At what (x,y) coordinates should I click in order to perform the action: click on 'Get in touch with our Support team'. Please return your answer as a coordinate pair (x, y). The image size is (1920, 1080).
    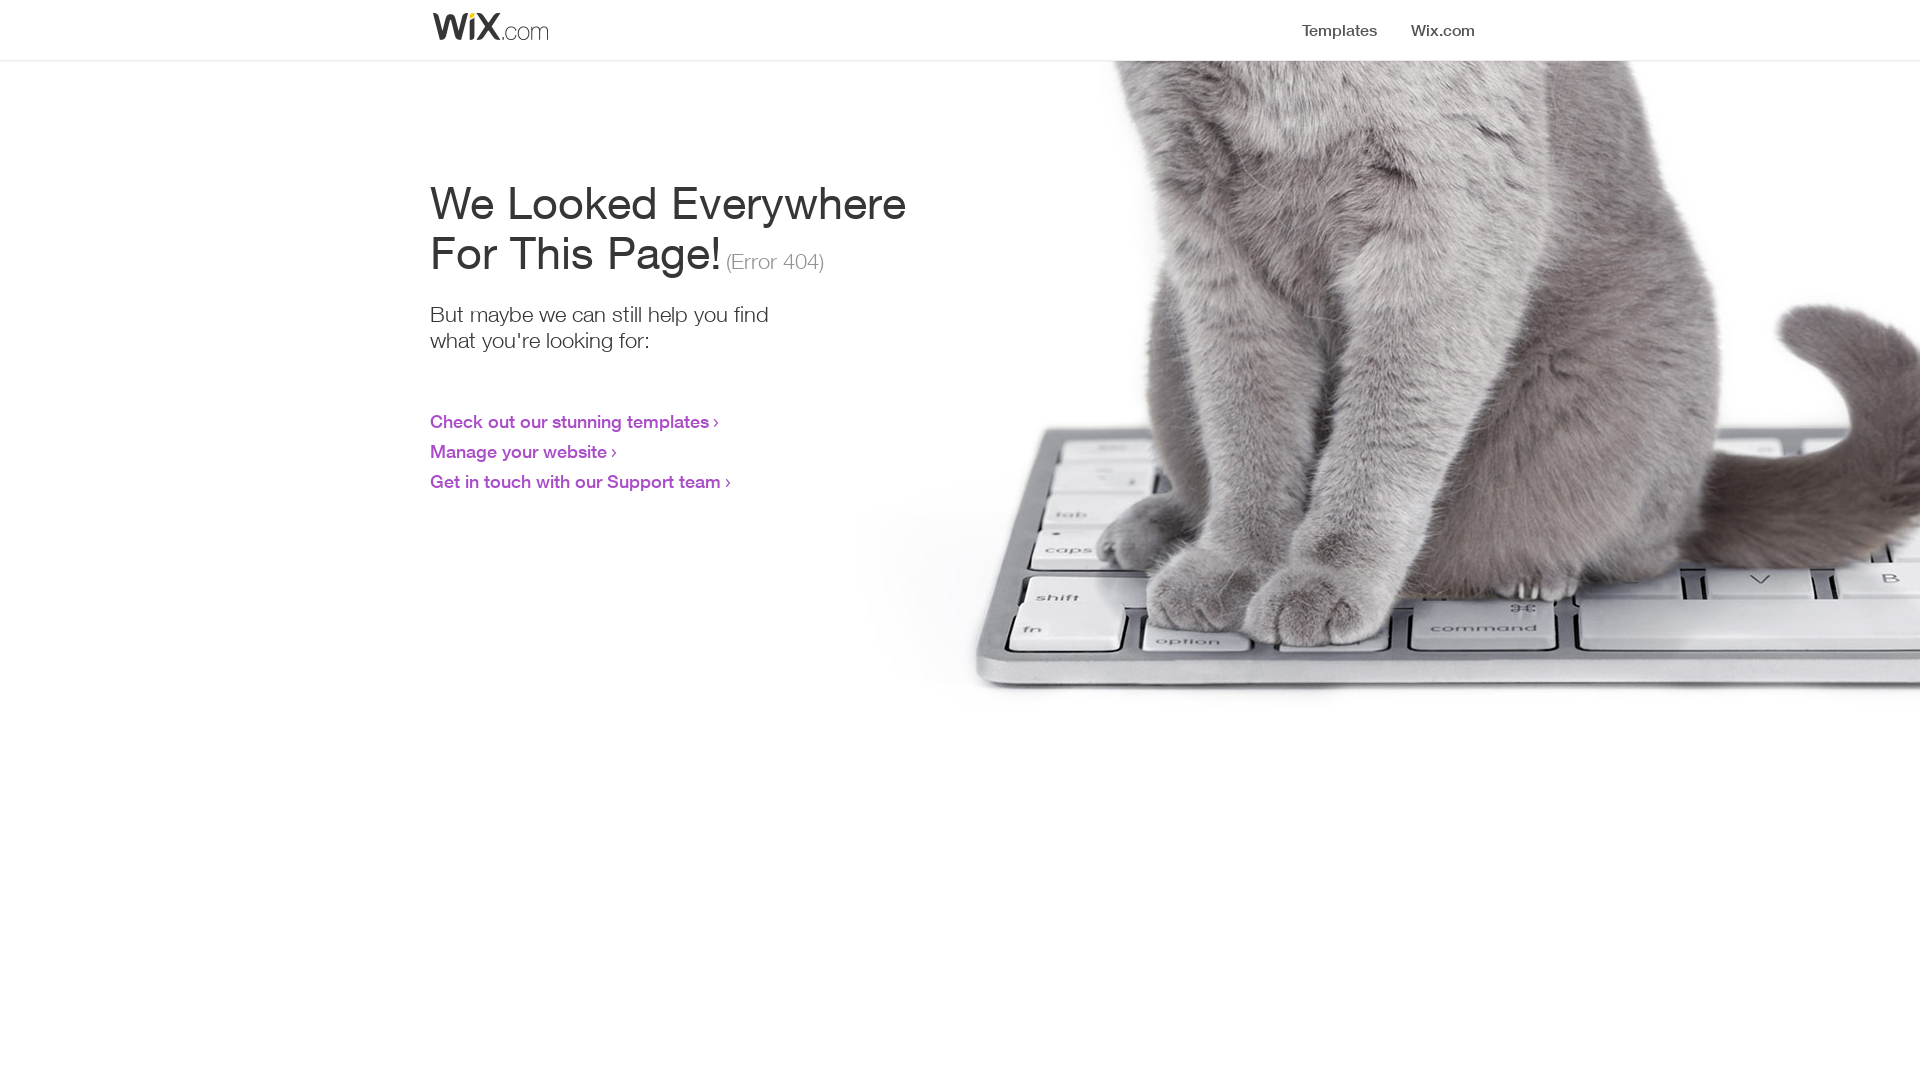
    Looking at the image, I should click on (574, 481).